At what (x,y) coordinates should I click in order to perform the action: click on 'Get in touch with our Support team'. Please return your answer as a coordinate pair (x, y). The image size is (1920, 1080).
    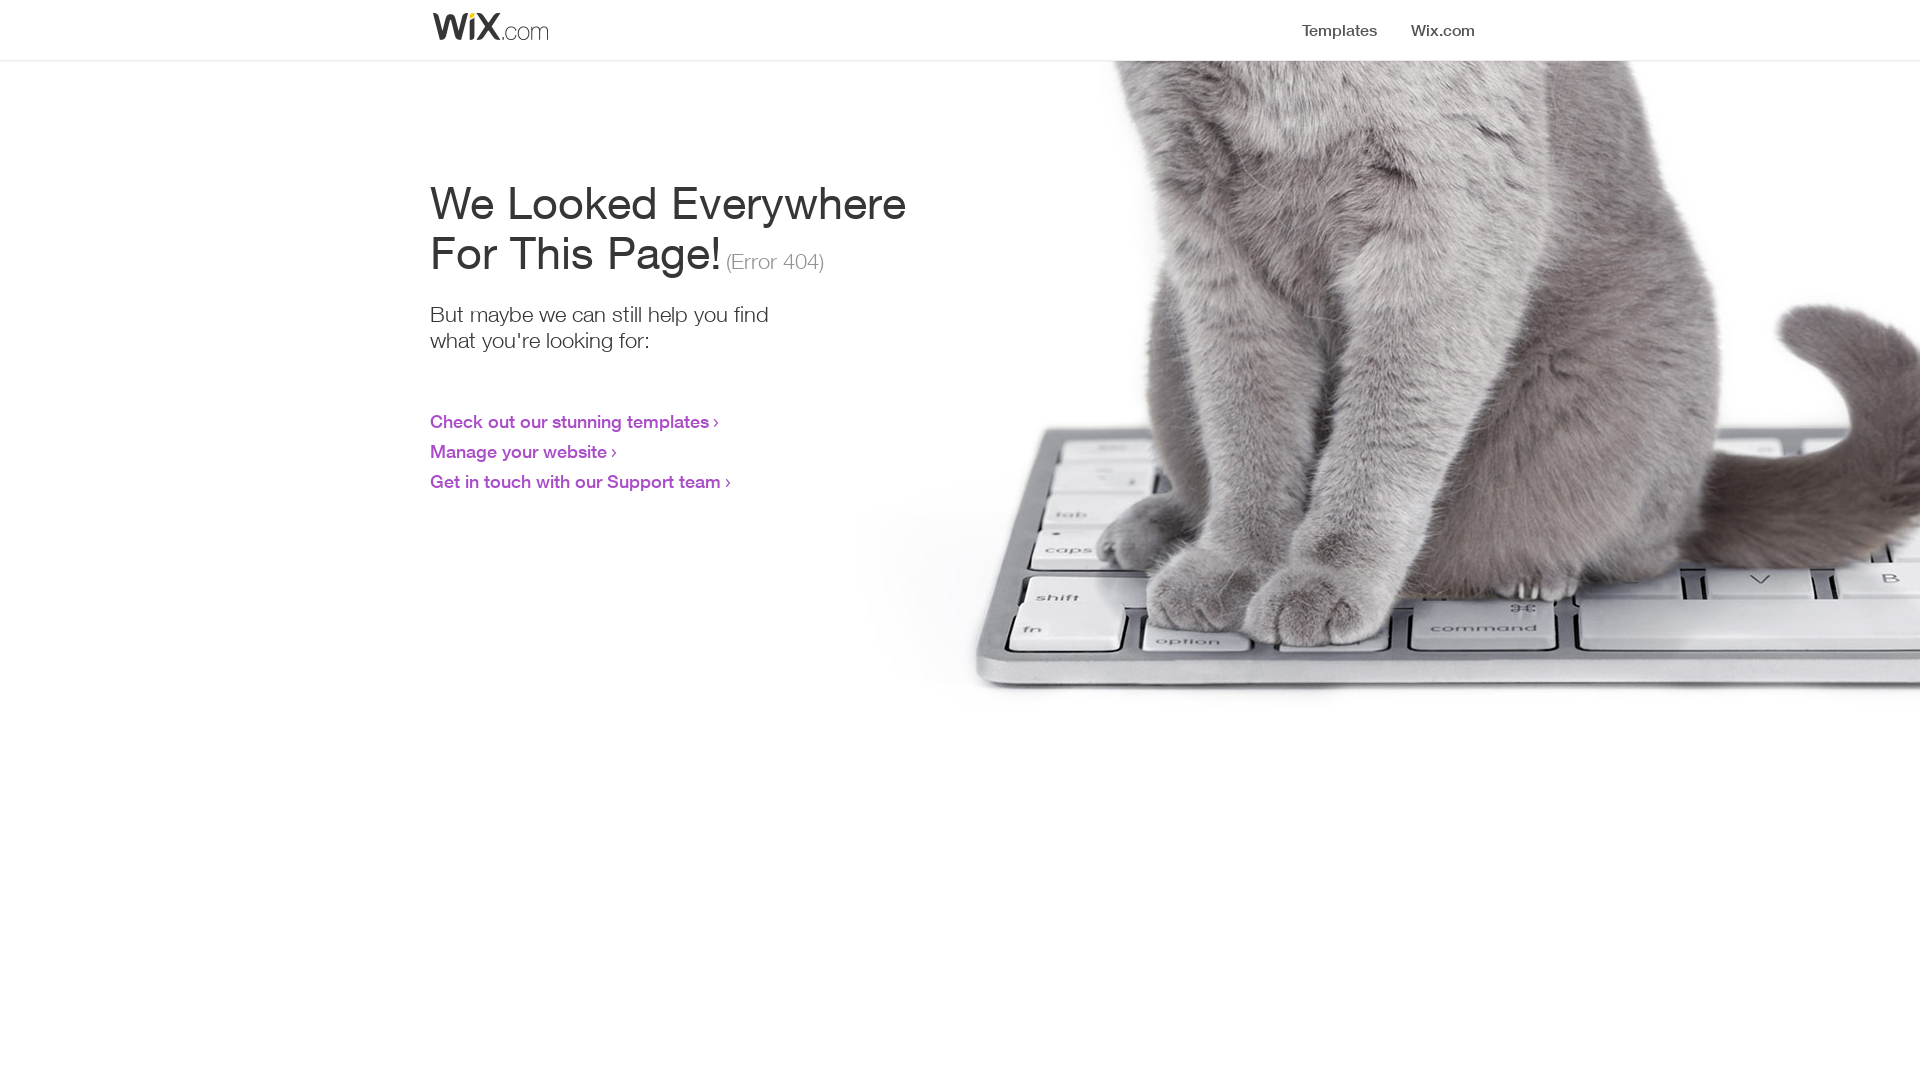
    Looking at the image, I should click on (574, 481).